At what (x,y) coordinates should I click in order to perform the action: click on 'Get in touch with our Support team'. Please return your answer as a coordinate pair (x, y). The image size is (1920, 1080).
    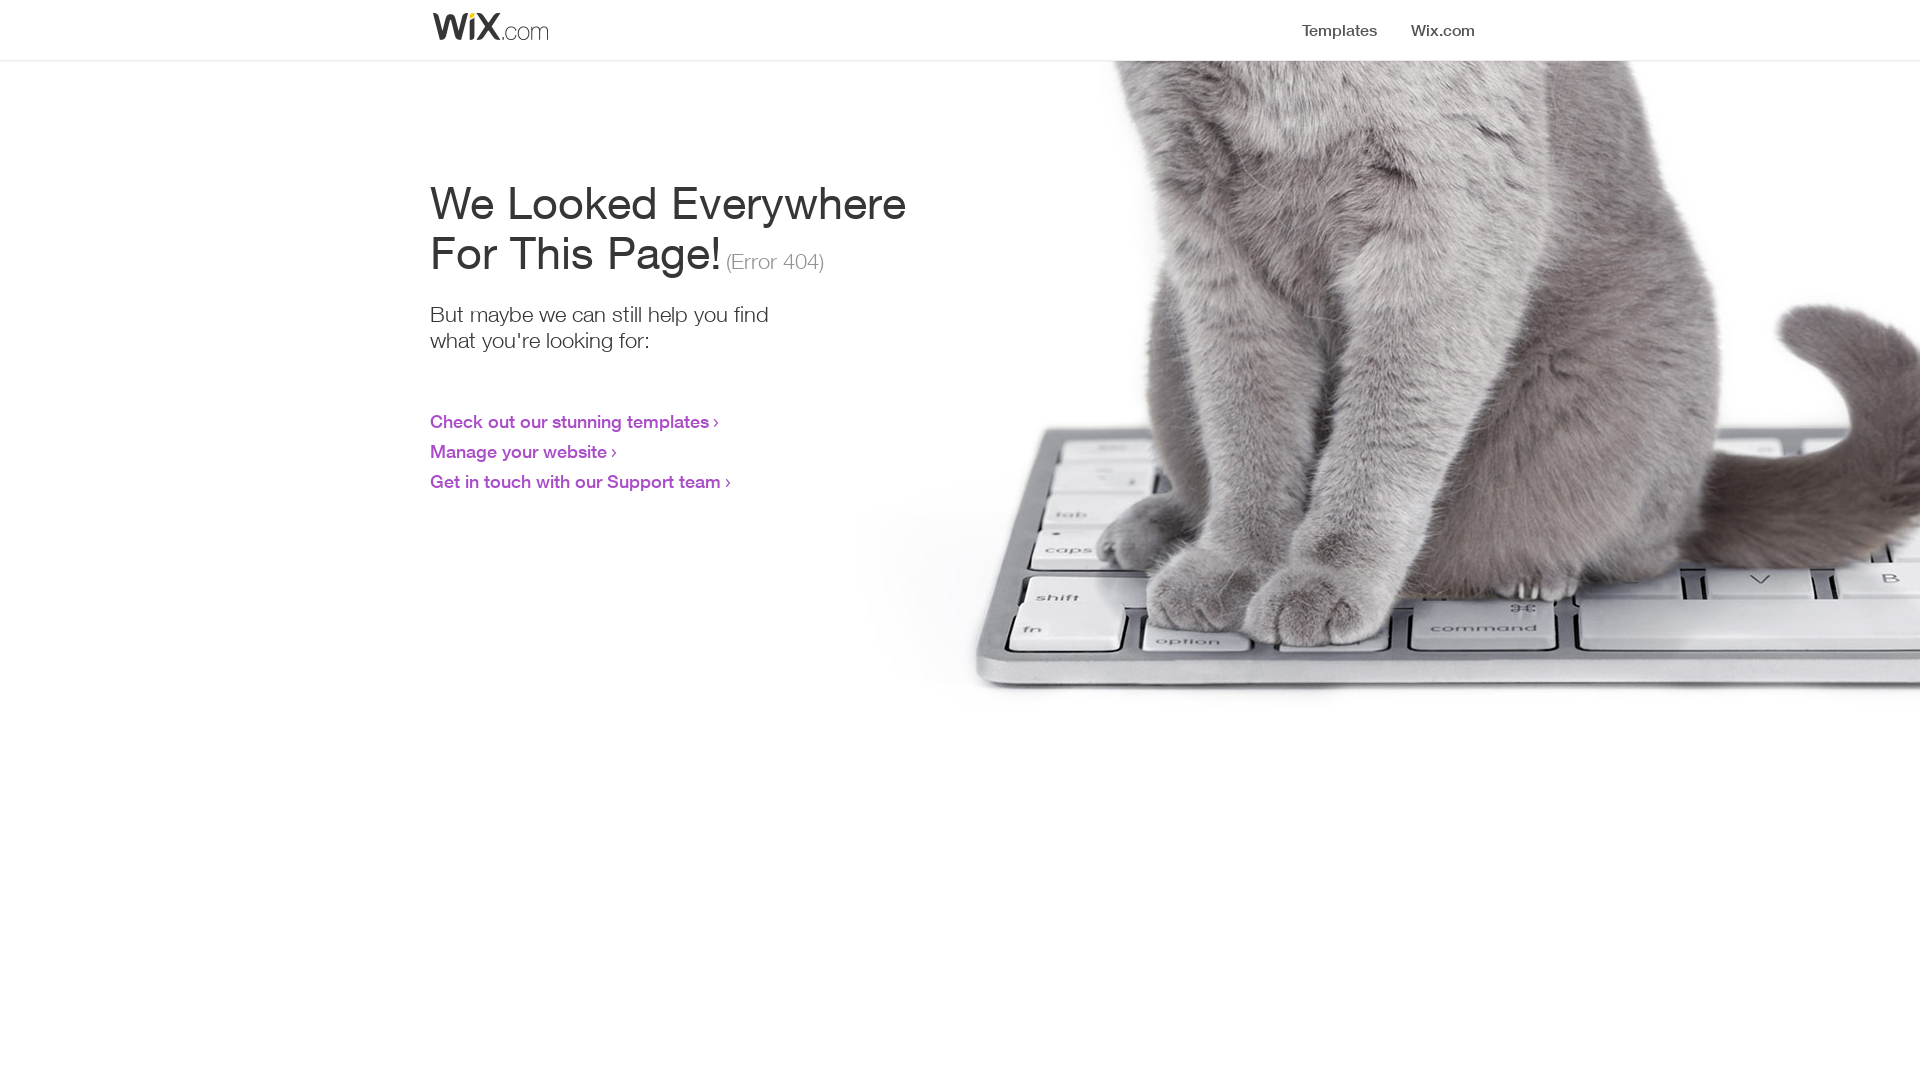
    Looking at the image, I should click on (574, 481).